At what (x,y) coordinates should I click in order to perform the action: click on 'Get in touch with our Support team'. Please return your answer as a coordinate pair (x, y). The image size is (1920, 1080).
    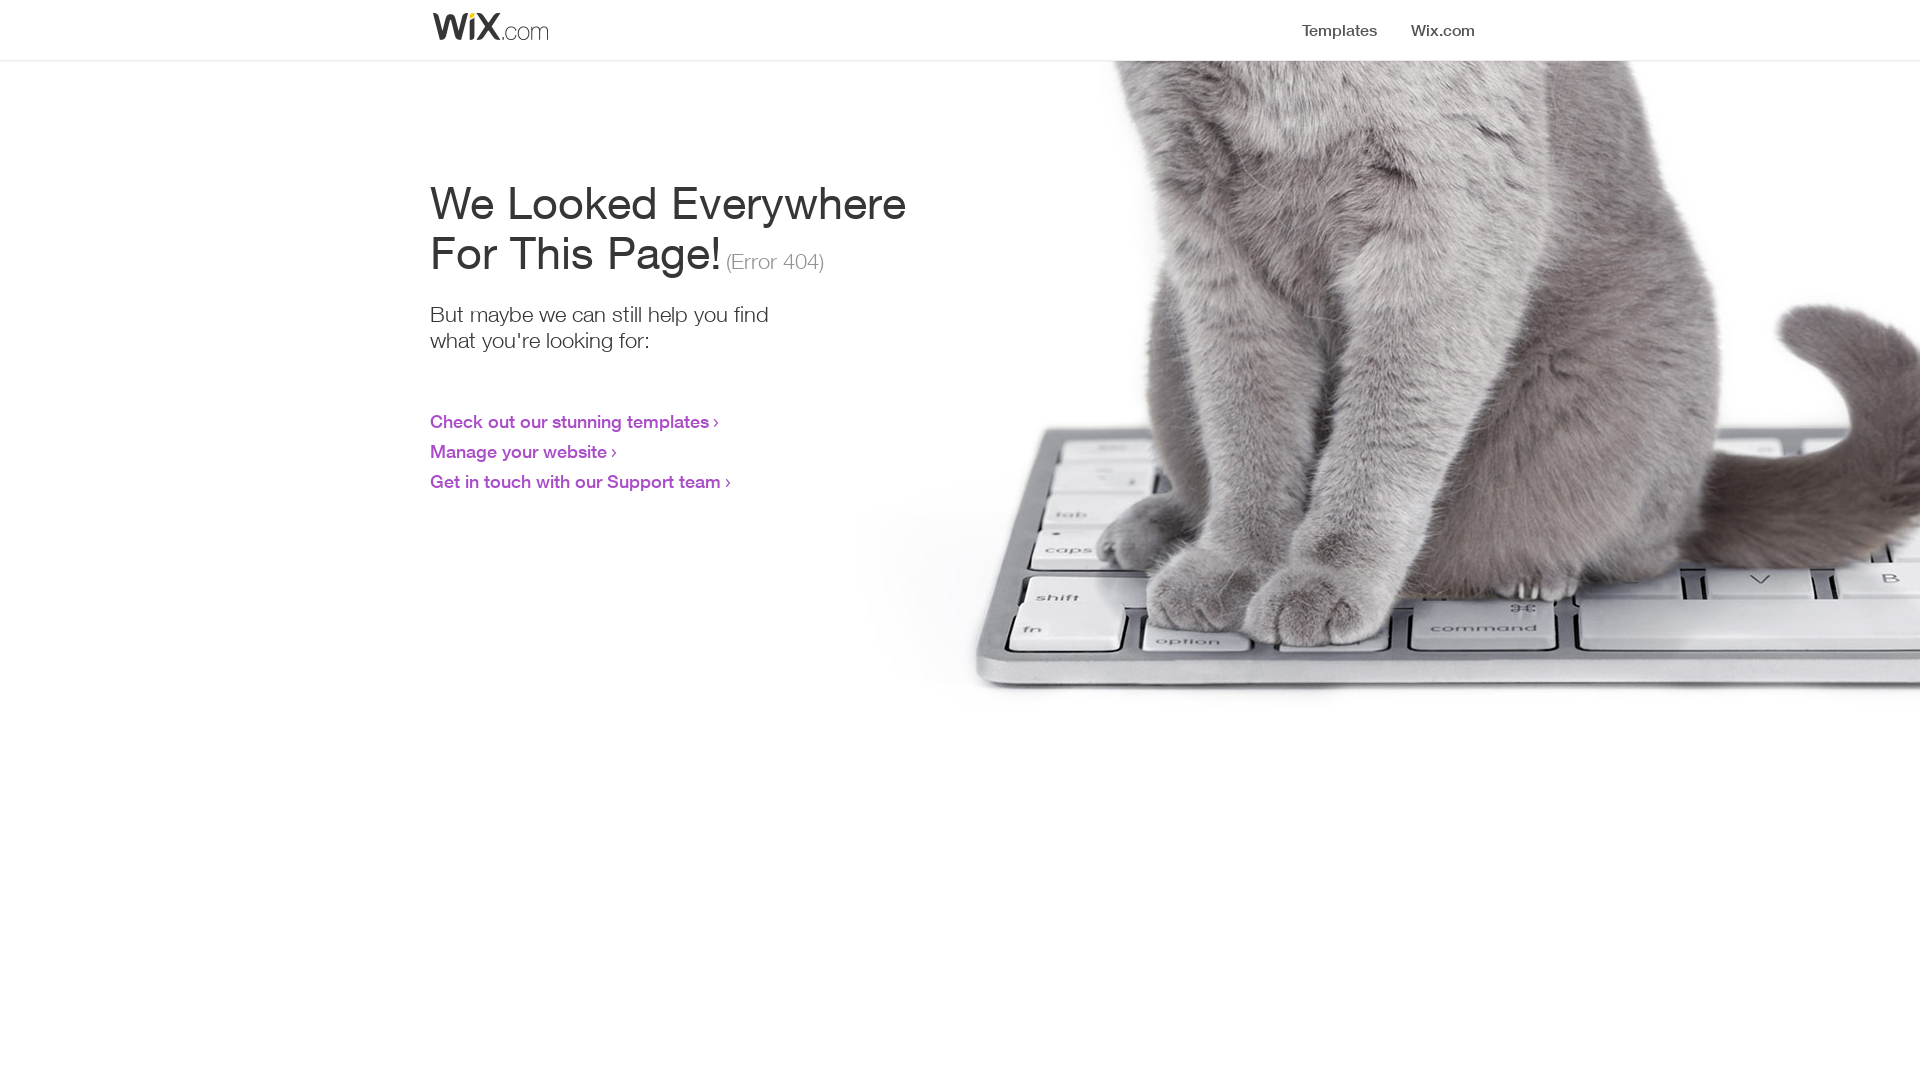
    Looking at the image, I should click on (574, 481).